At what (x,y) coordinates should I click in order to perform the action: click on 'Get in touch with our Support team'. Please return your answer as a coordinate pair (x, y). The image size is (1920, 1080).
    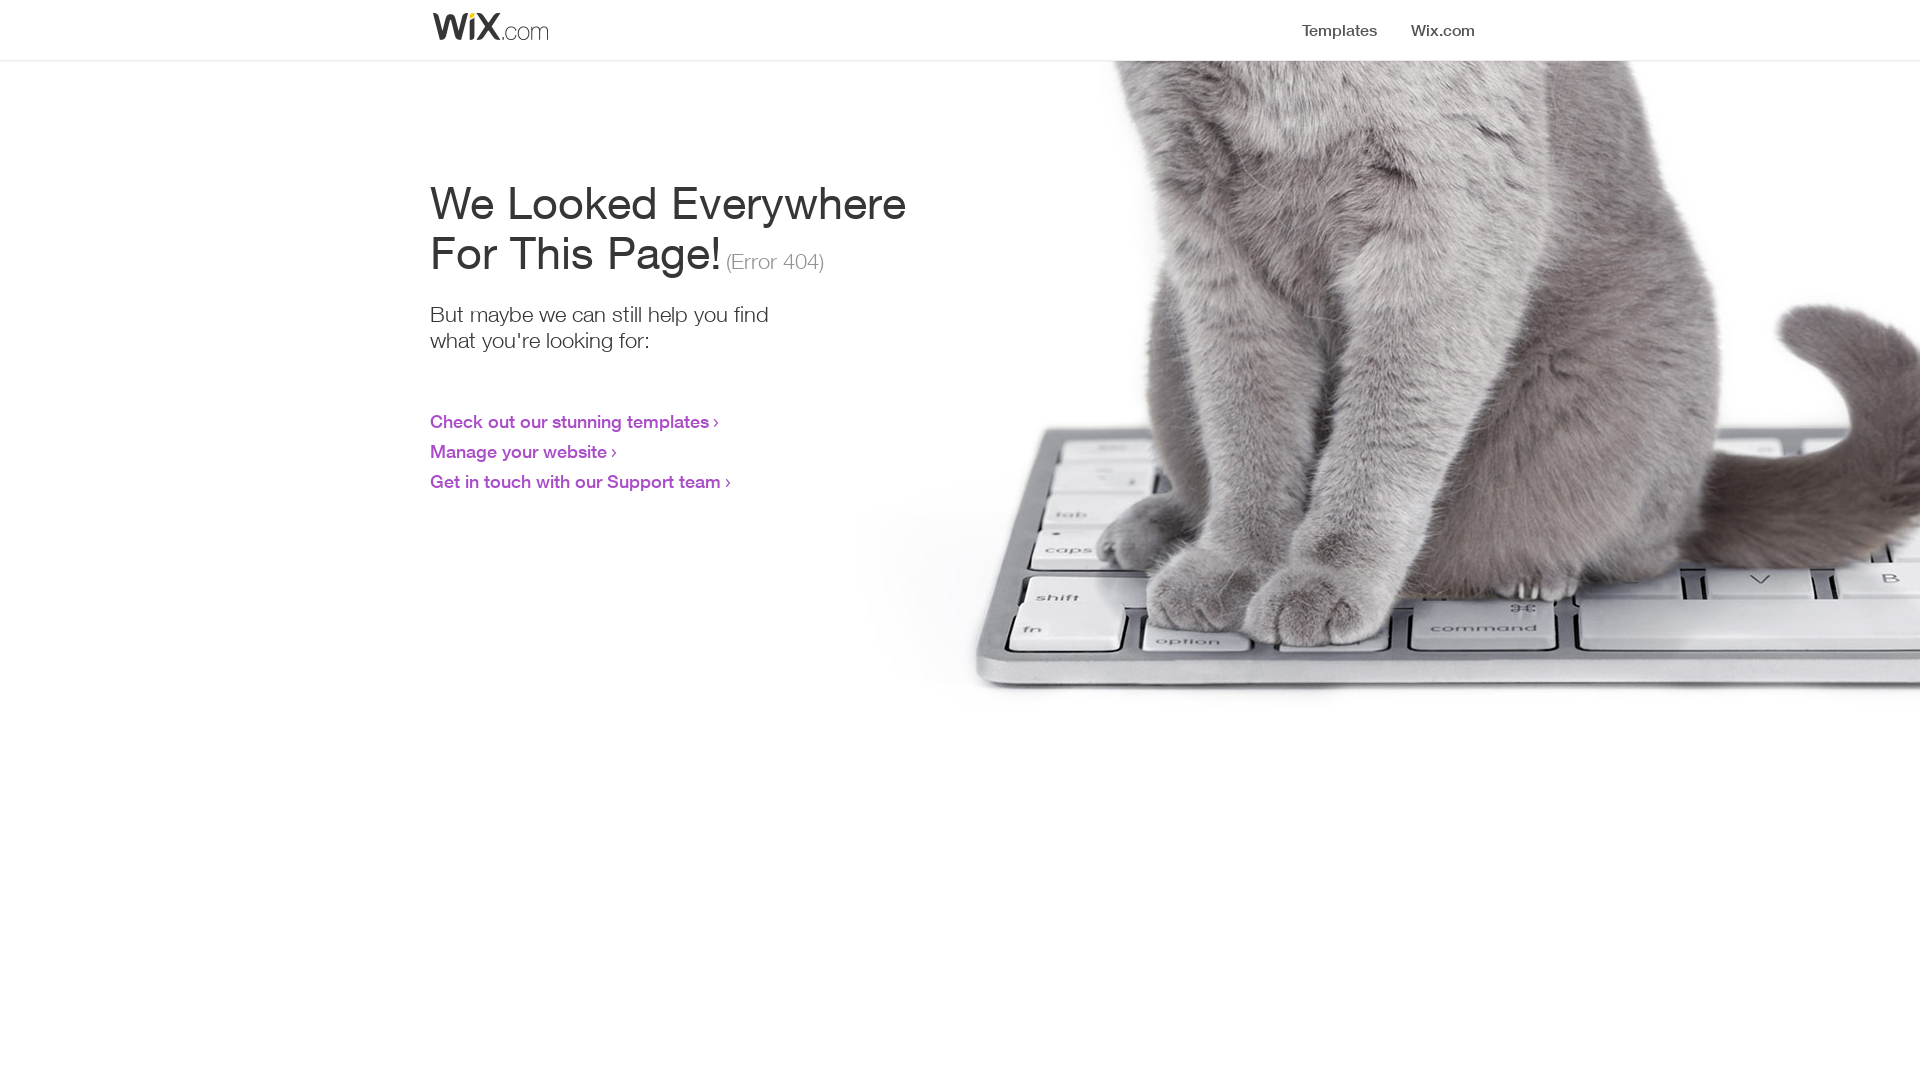
    Looking at the image, I should click on (574, 481).